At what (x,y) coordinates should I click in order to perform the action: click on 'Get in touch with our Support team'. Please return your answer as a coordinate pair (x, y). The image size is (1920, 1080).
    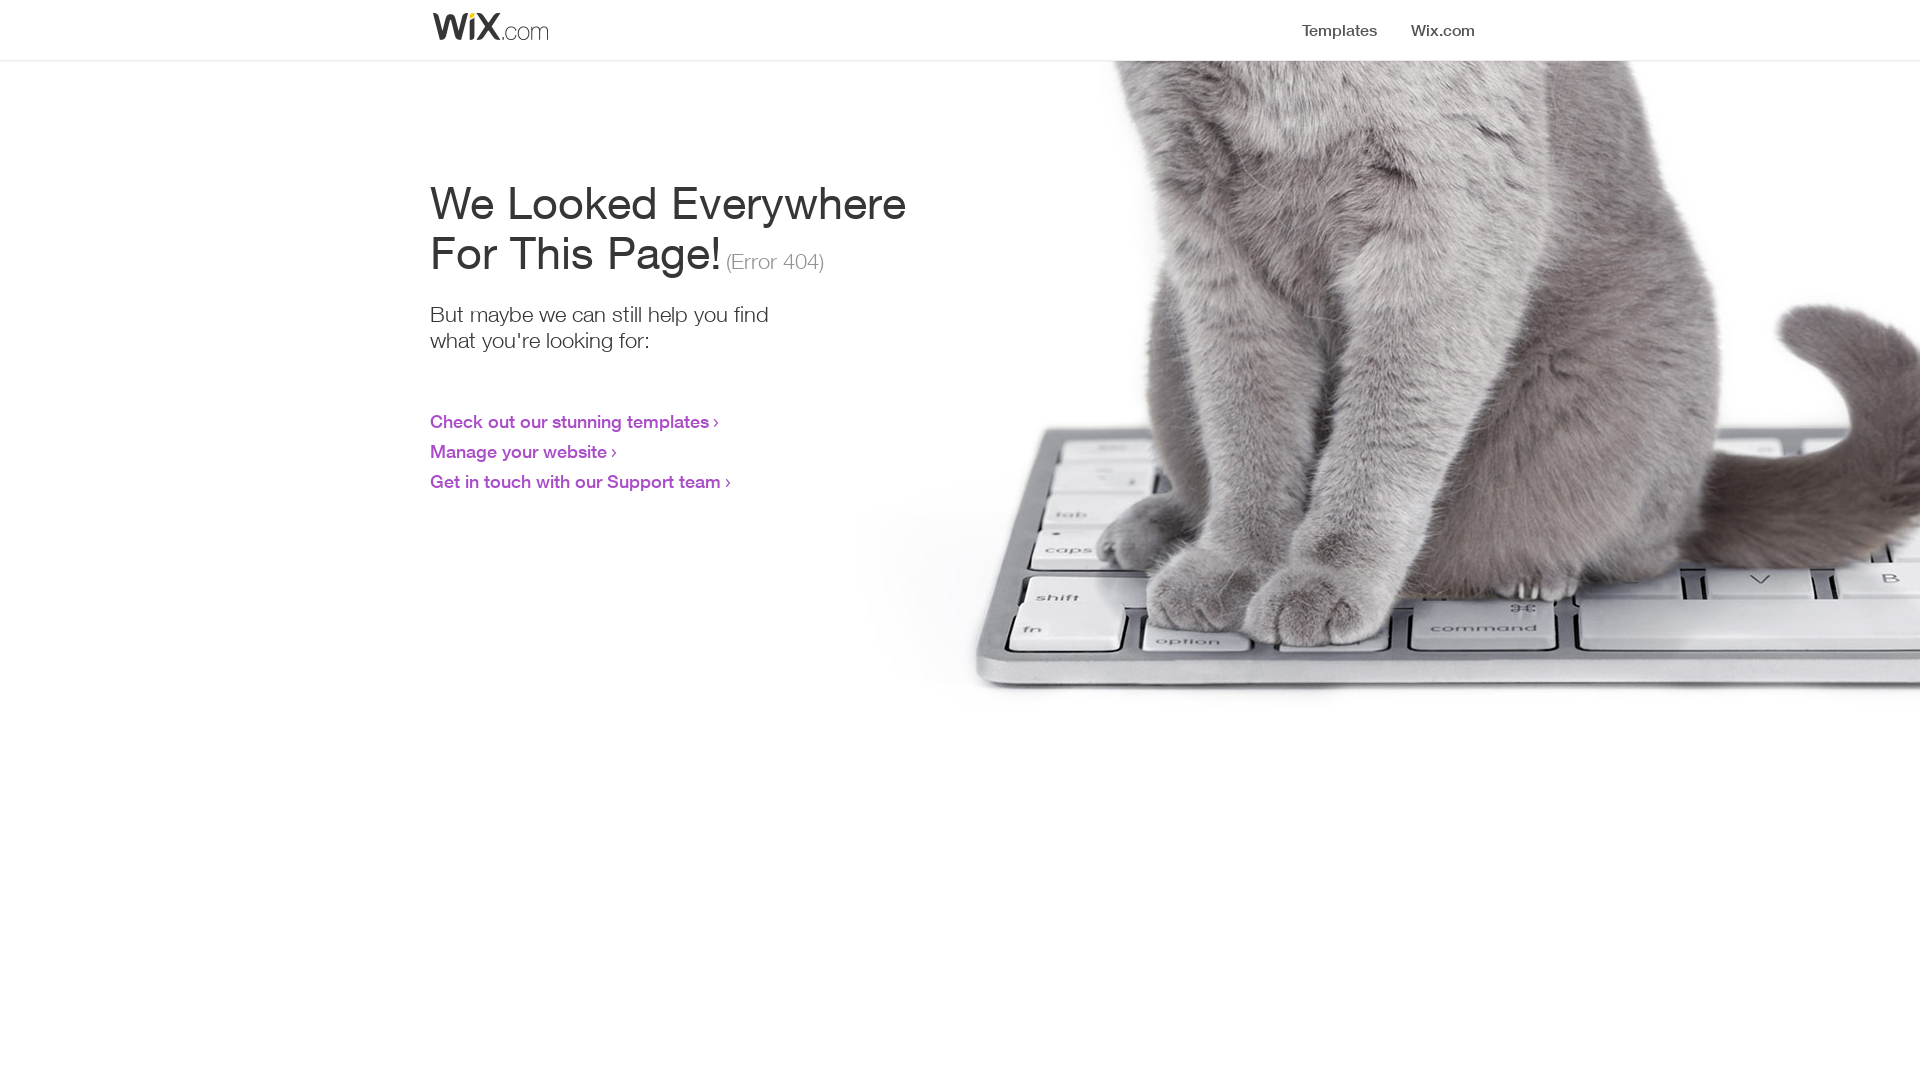
    Looking at the image, I should click on (574, 481).